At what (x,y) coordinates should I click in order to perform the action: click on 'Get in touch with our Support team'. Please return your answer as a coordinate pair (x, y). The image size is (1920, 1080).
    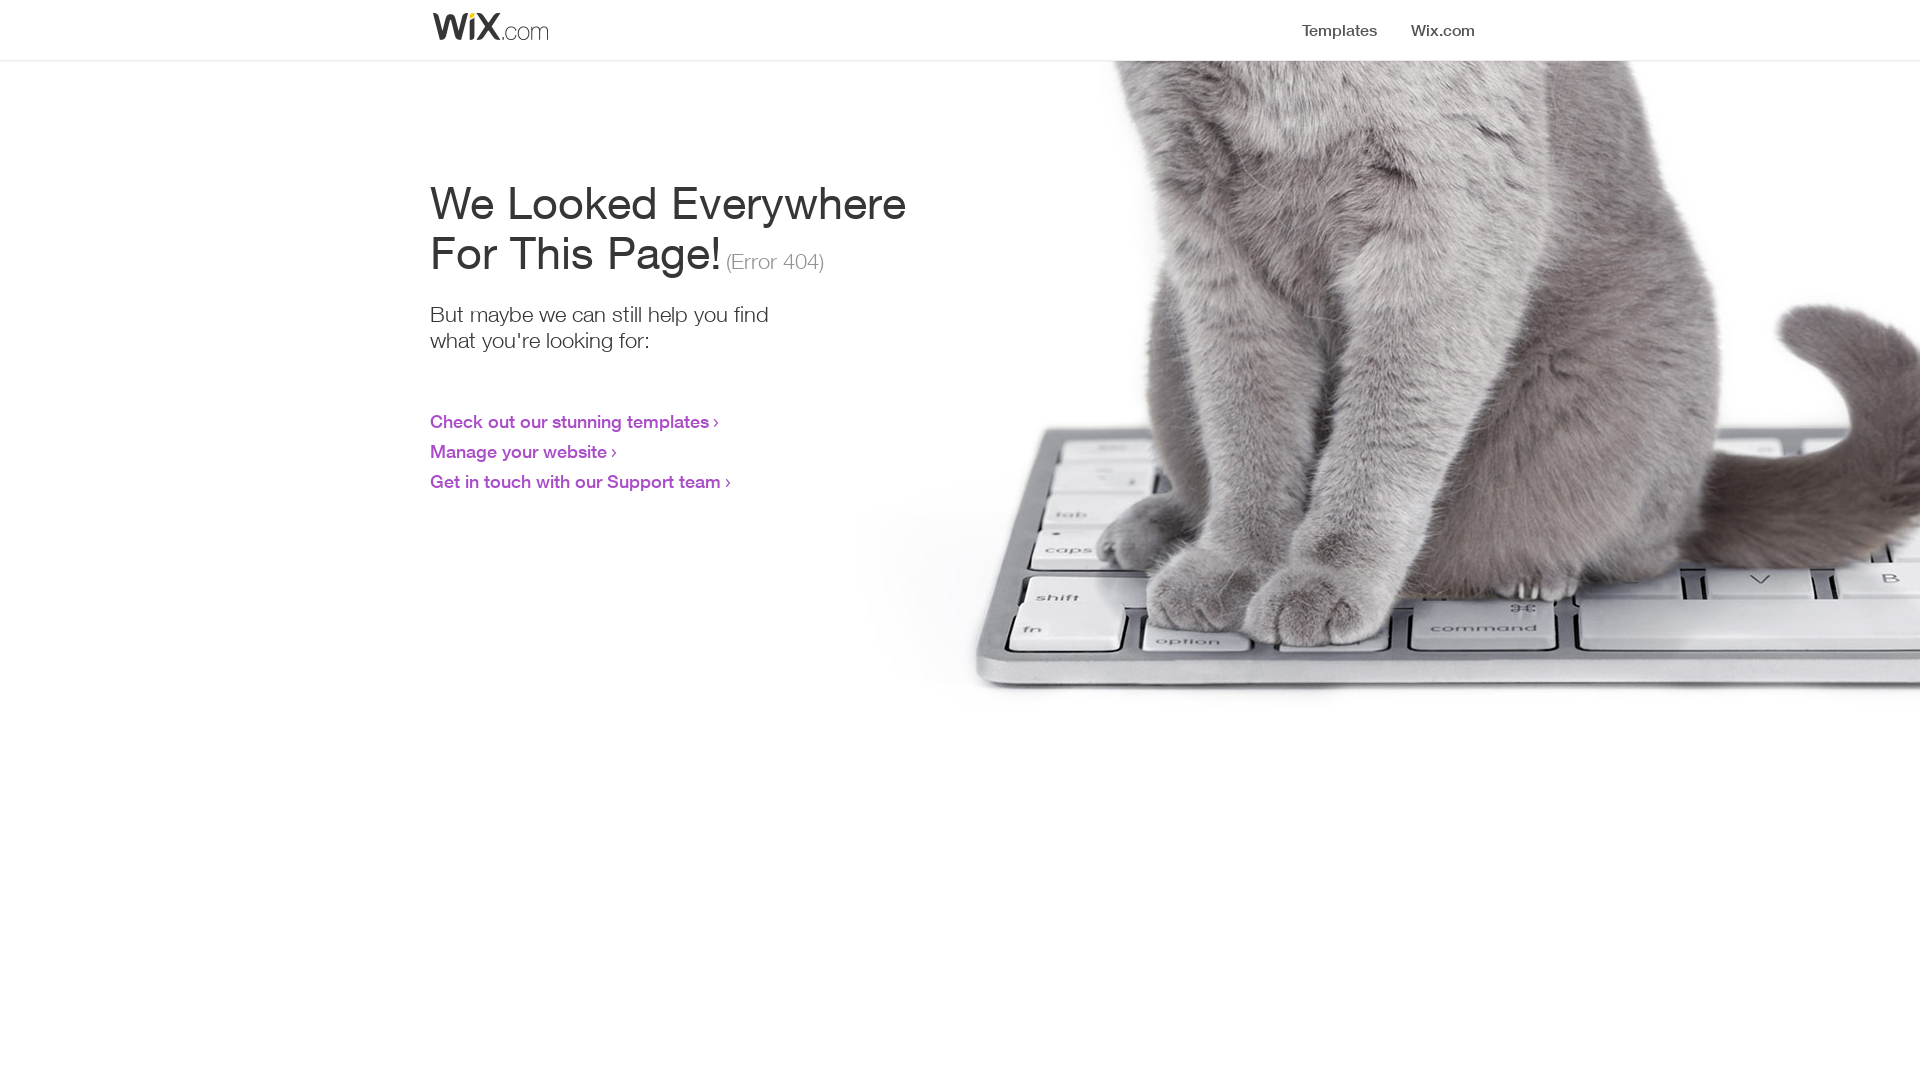
    Looking at the image, I should click on (574, 481).